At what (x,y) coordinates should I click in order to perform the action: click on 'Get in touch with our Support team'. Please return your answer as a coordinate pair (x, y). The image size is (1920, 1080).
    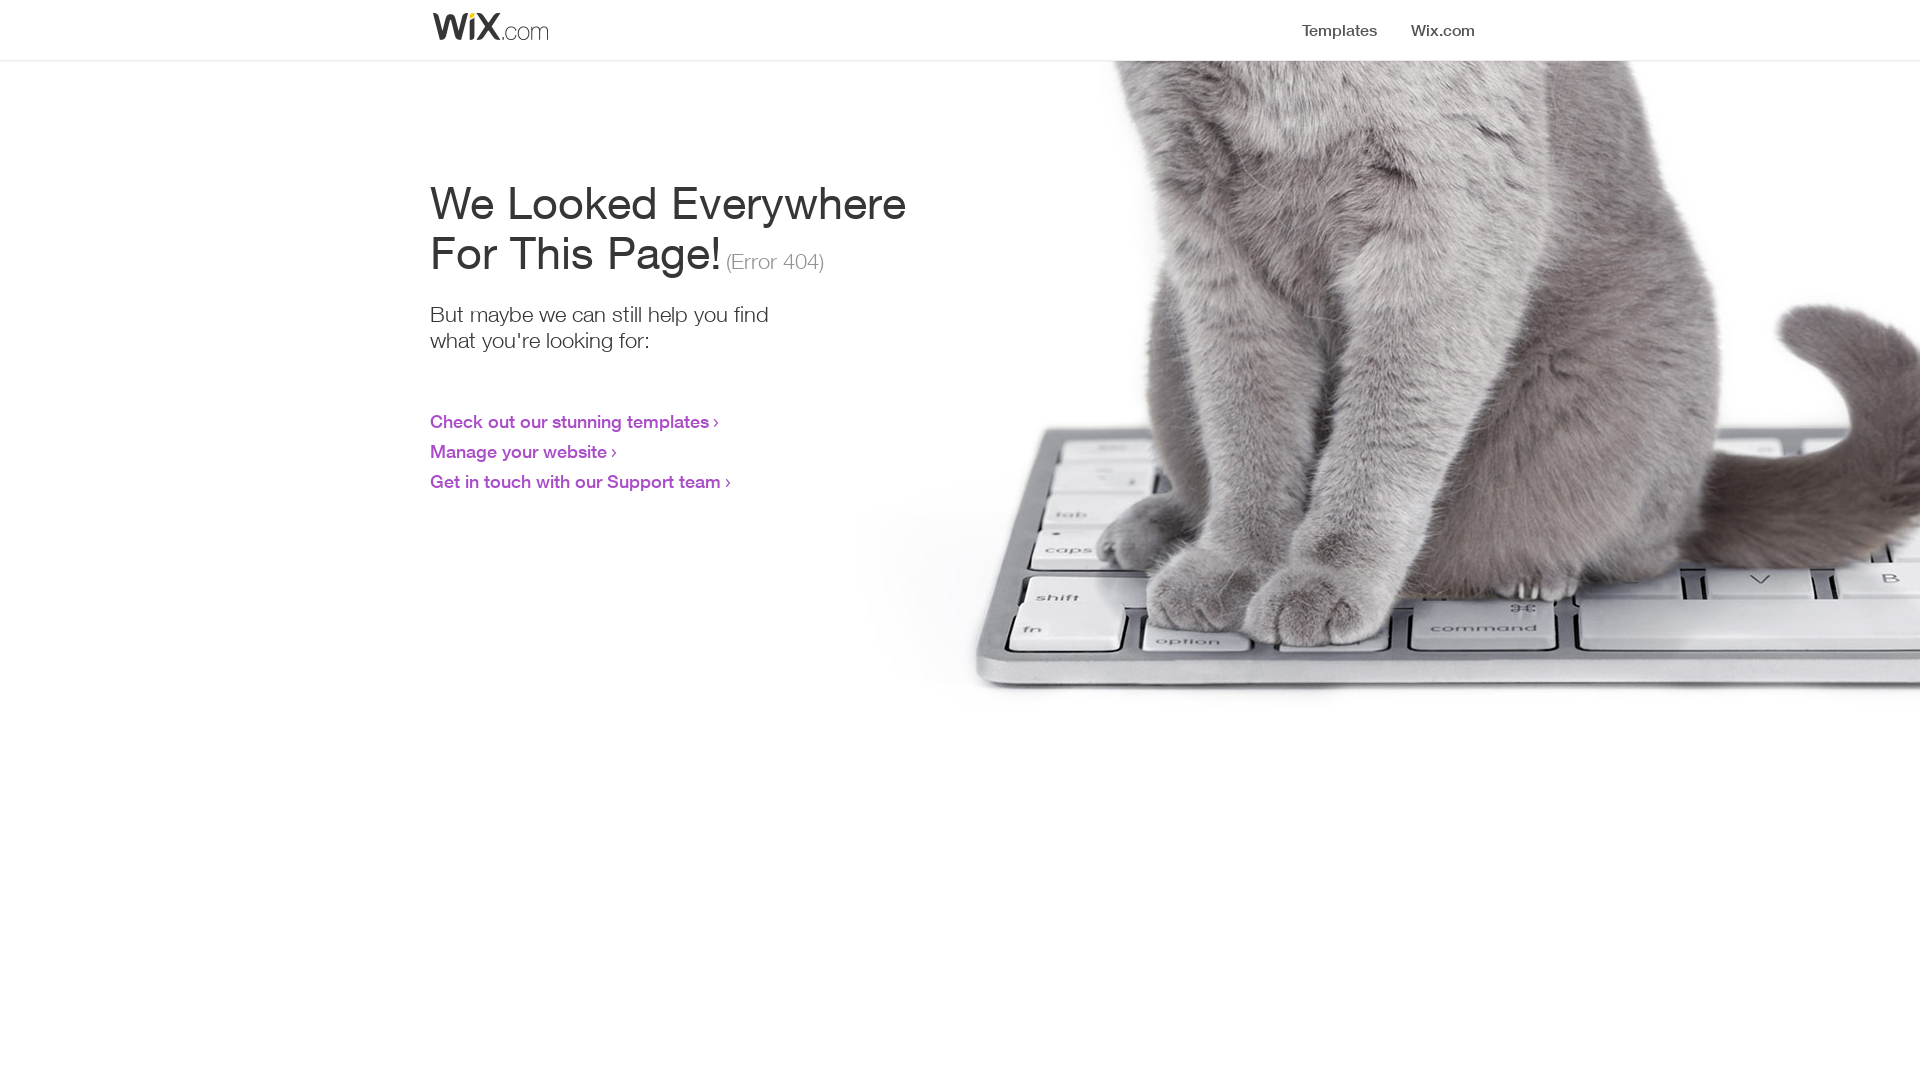
    Looking at the image, I should click on (574, 481).